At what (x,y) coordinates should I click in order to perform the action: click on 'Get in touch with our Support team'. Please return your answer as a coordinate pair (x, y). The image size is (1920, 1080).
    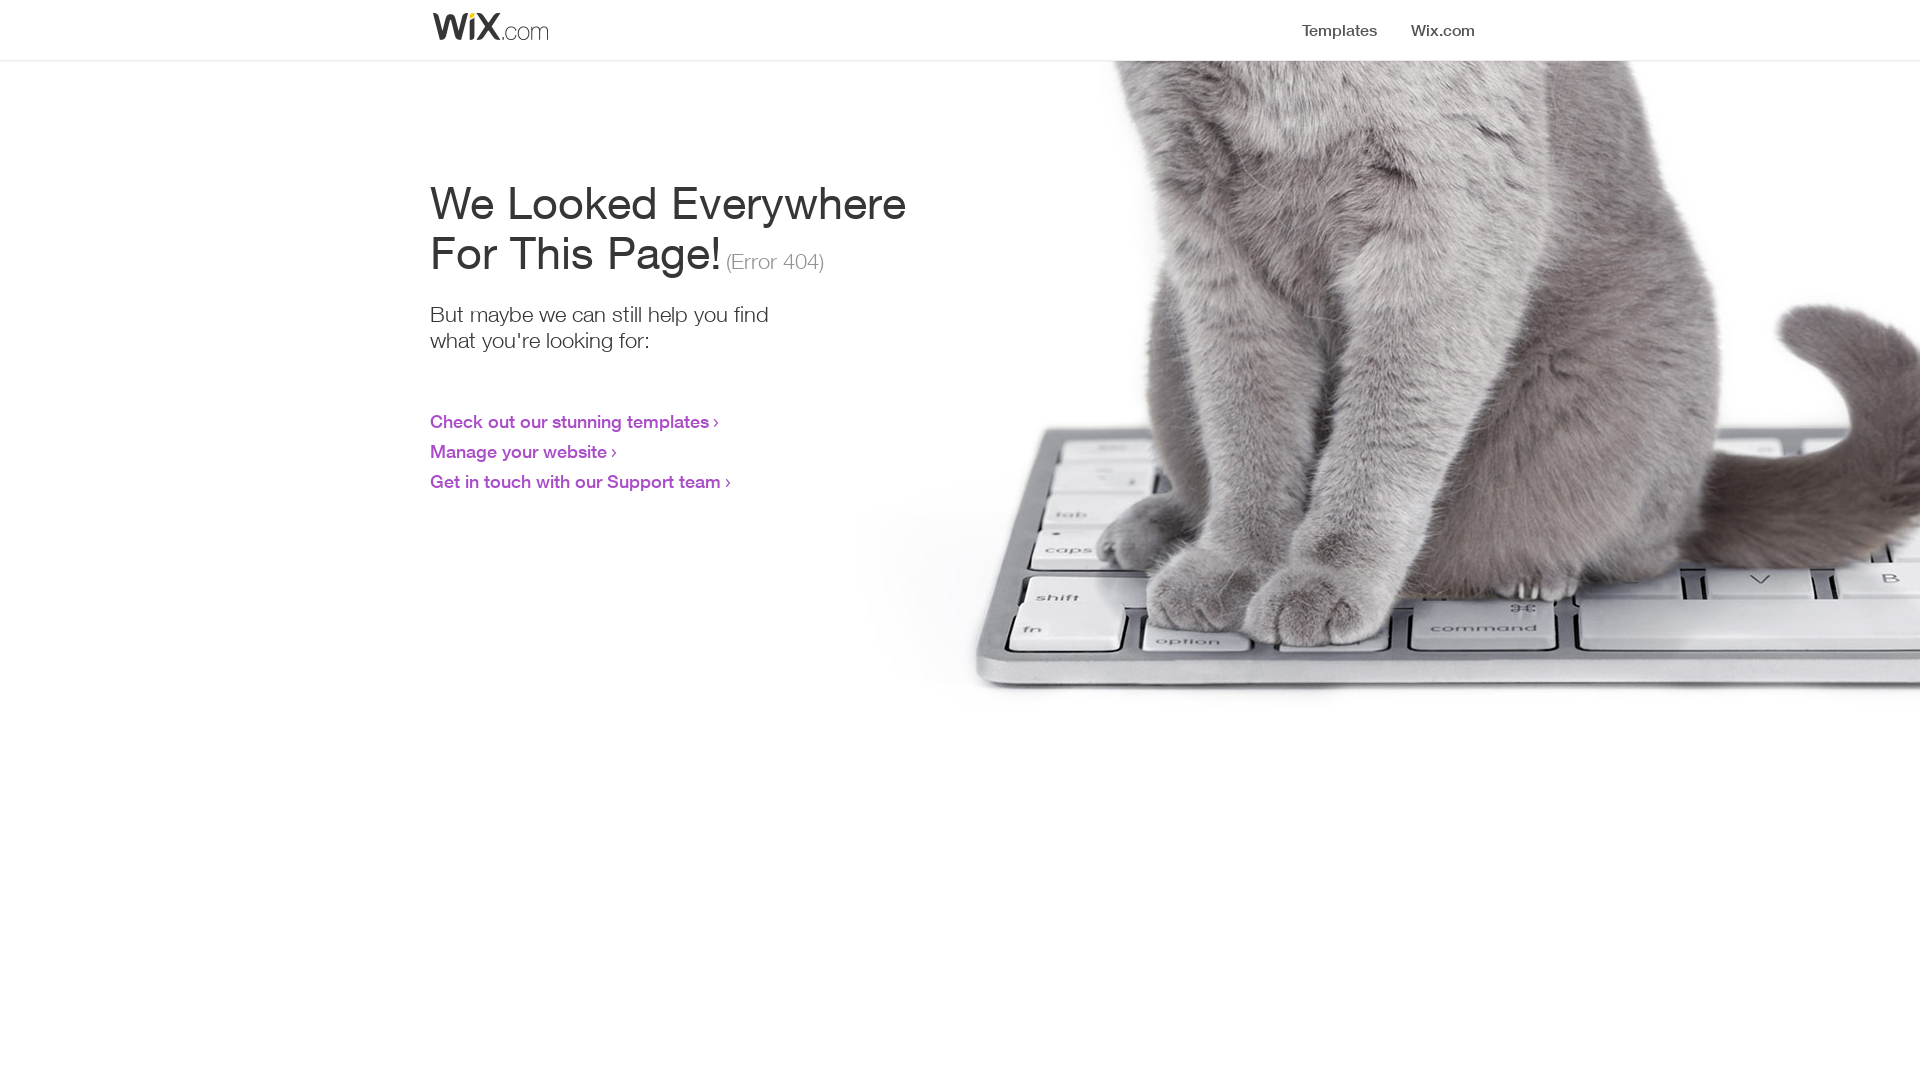
    Looking at the image, I should click on (574, 481).